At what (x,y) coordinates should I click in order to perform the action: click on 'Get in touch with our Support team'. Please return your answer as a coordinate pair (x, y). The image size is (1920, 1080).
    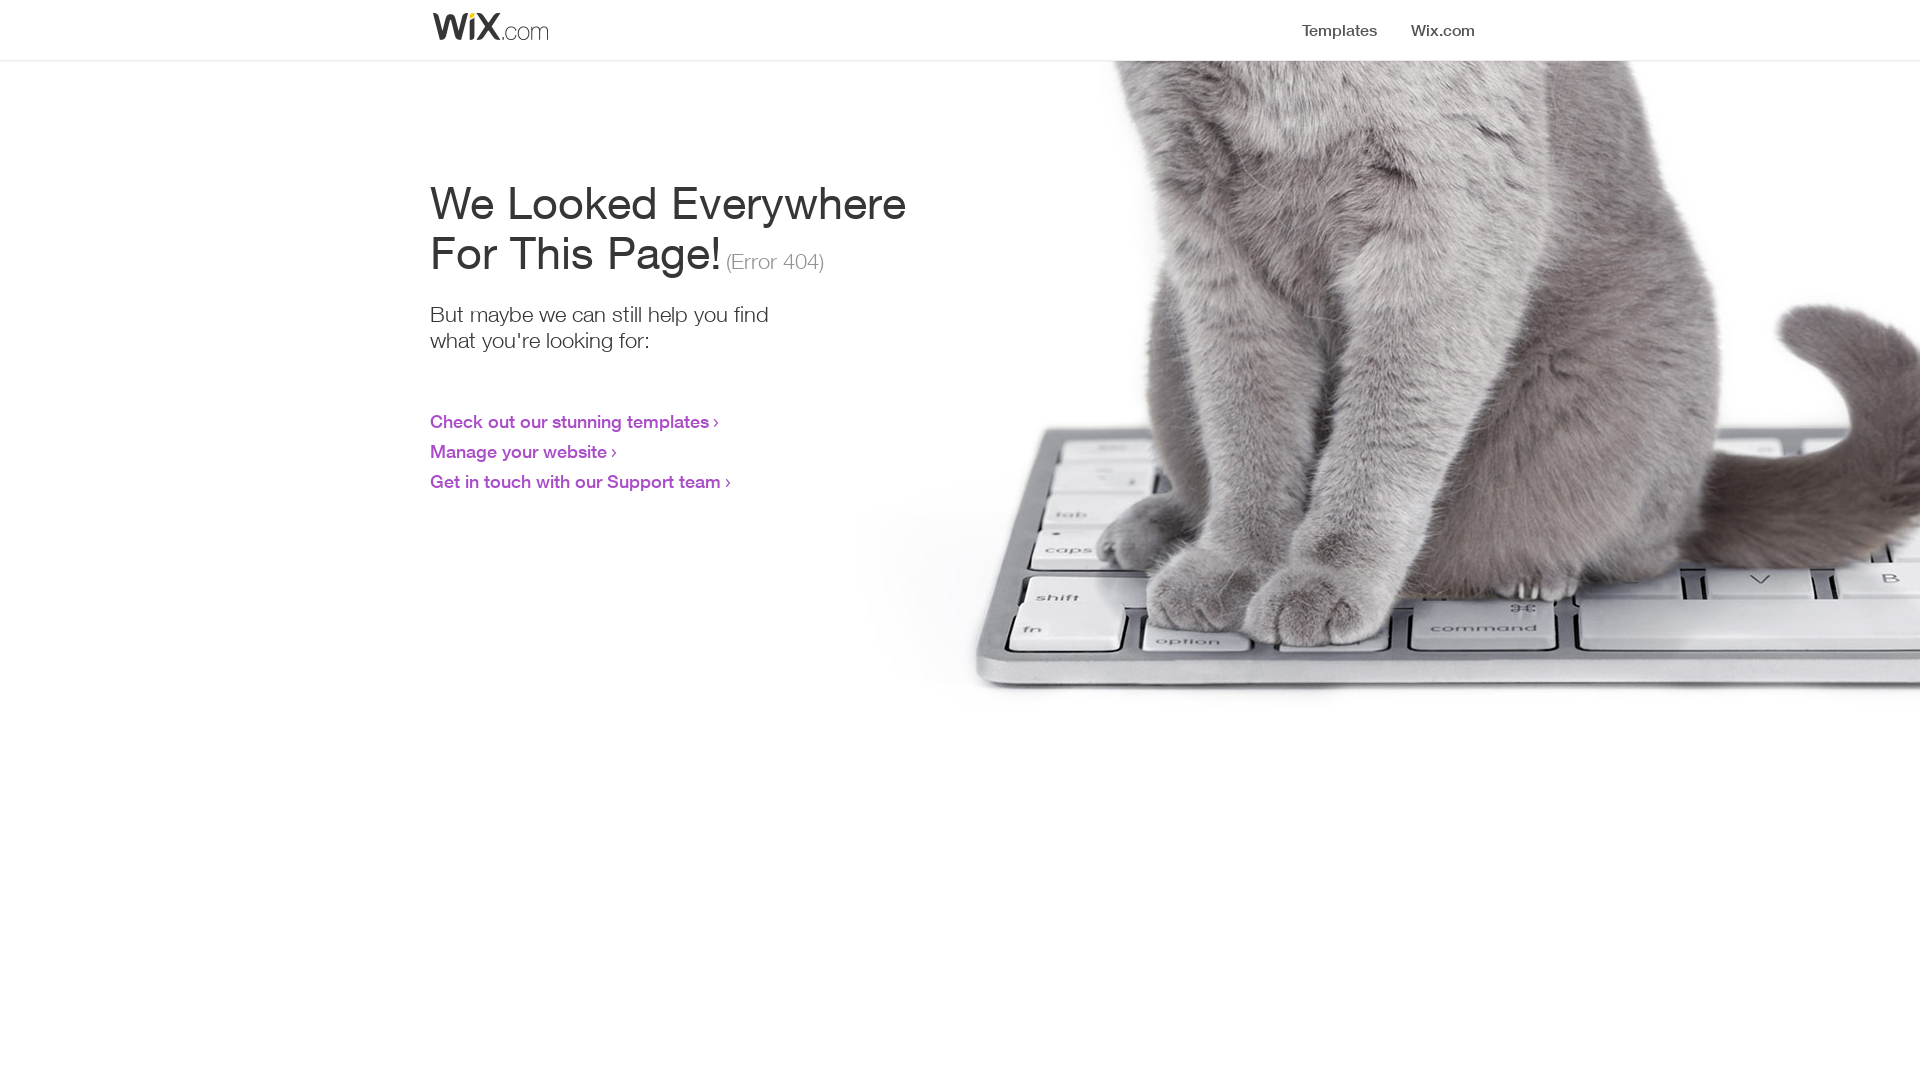
    Looking at the image, I should click on (574, 481).